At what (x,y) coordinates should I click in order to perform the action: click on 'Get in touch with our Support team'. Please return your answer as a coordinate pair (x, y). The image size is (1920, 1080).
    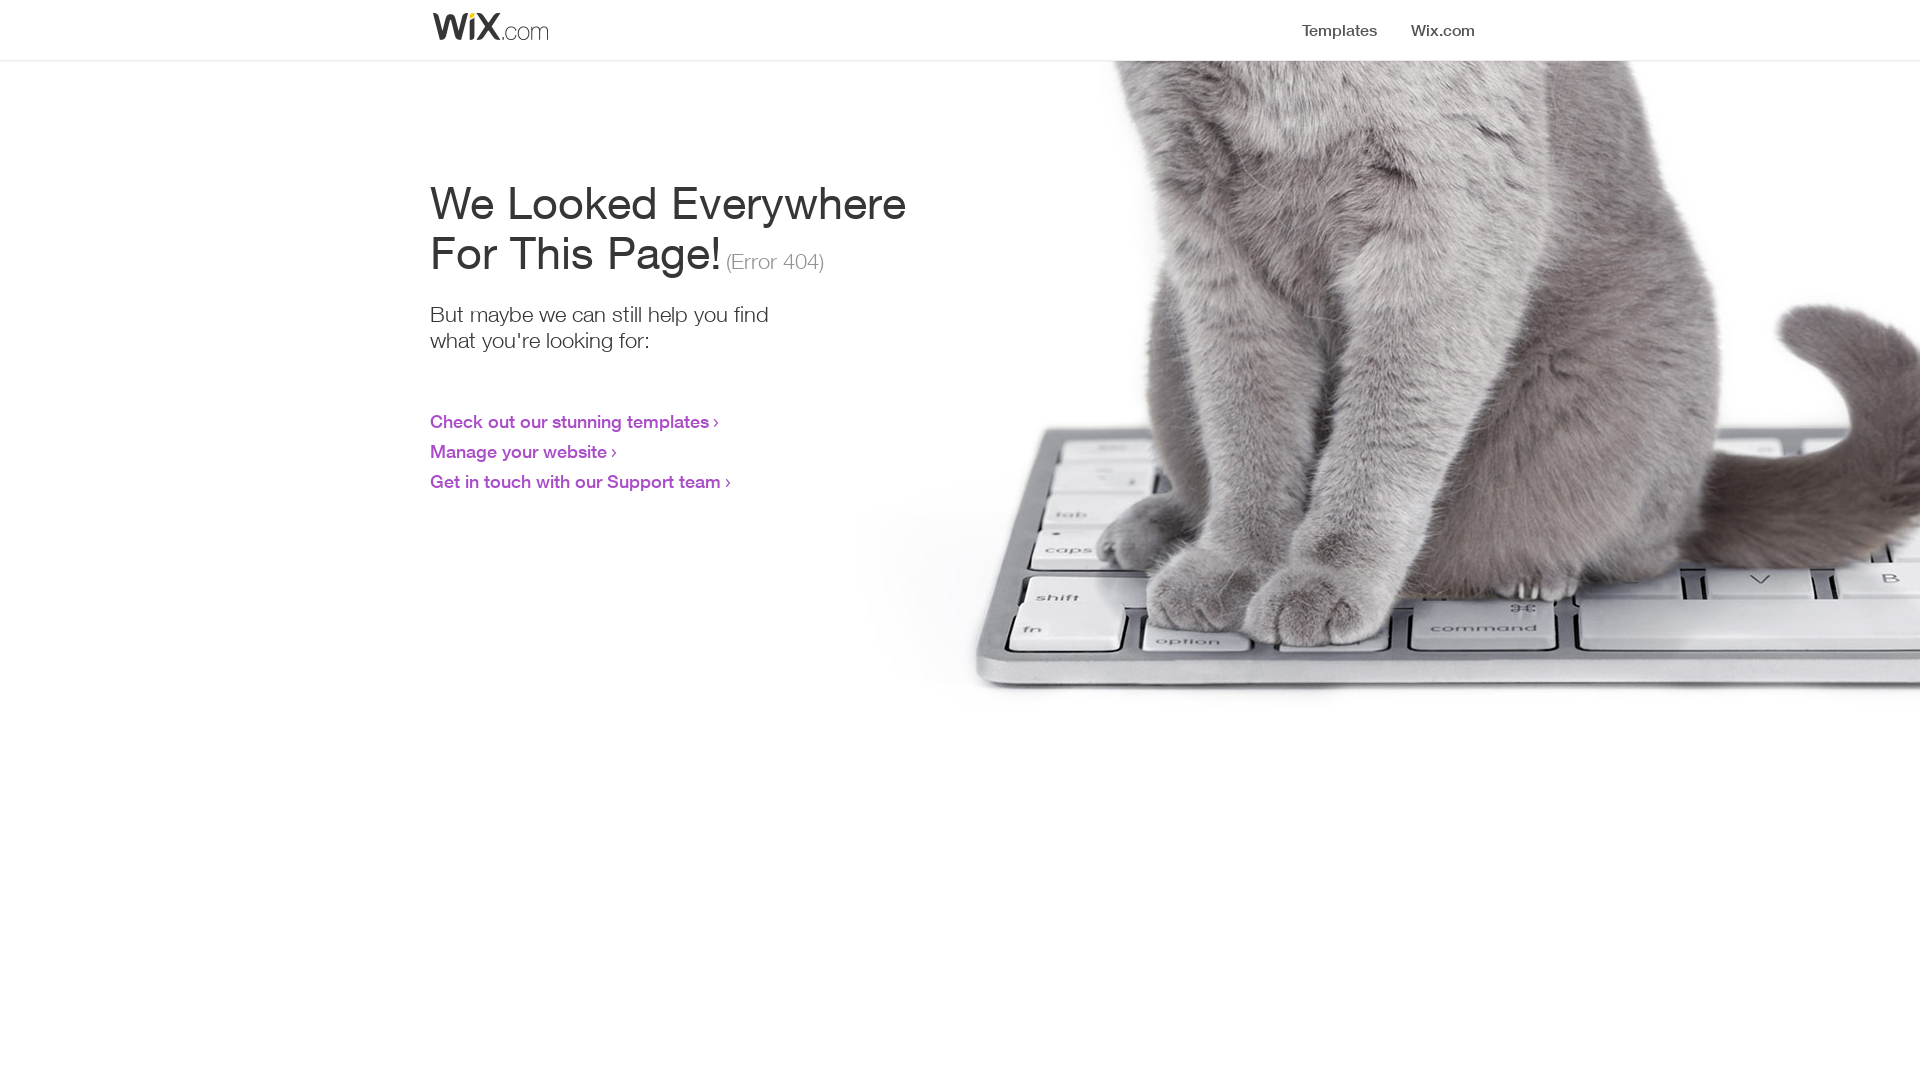
    Looking at the image, I should click on (574, 481).